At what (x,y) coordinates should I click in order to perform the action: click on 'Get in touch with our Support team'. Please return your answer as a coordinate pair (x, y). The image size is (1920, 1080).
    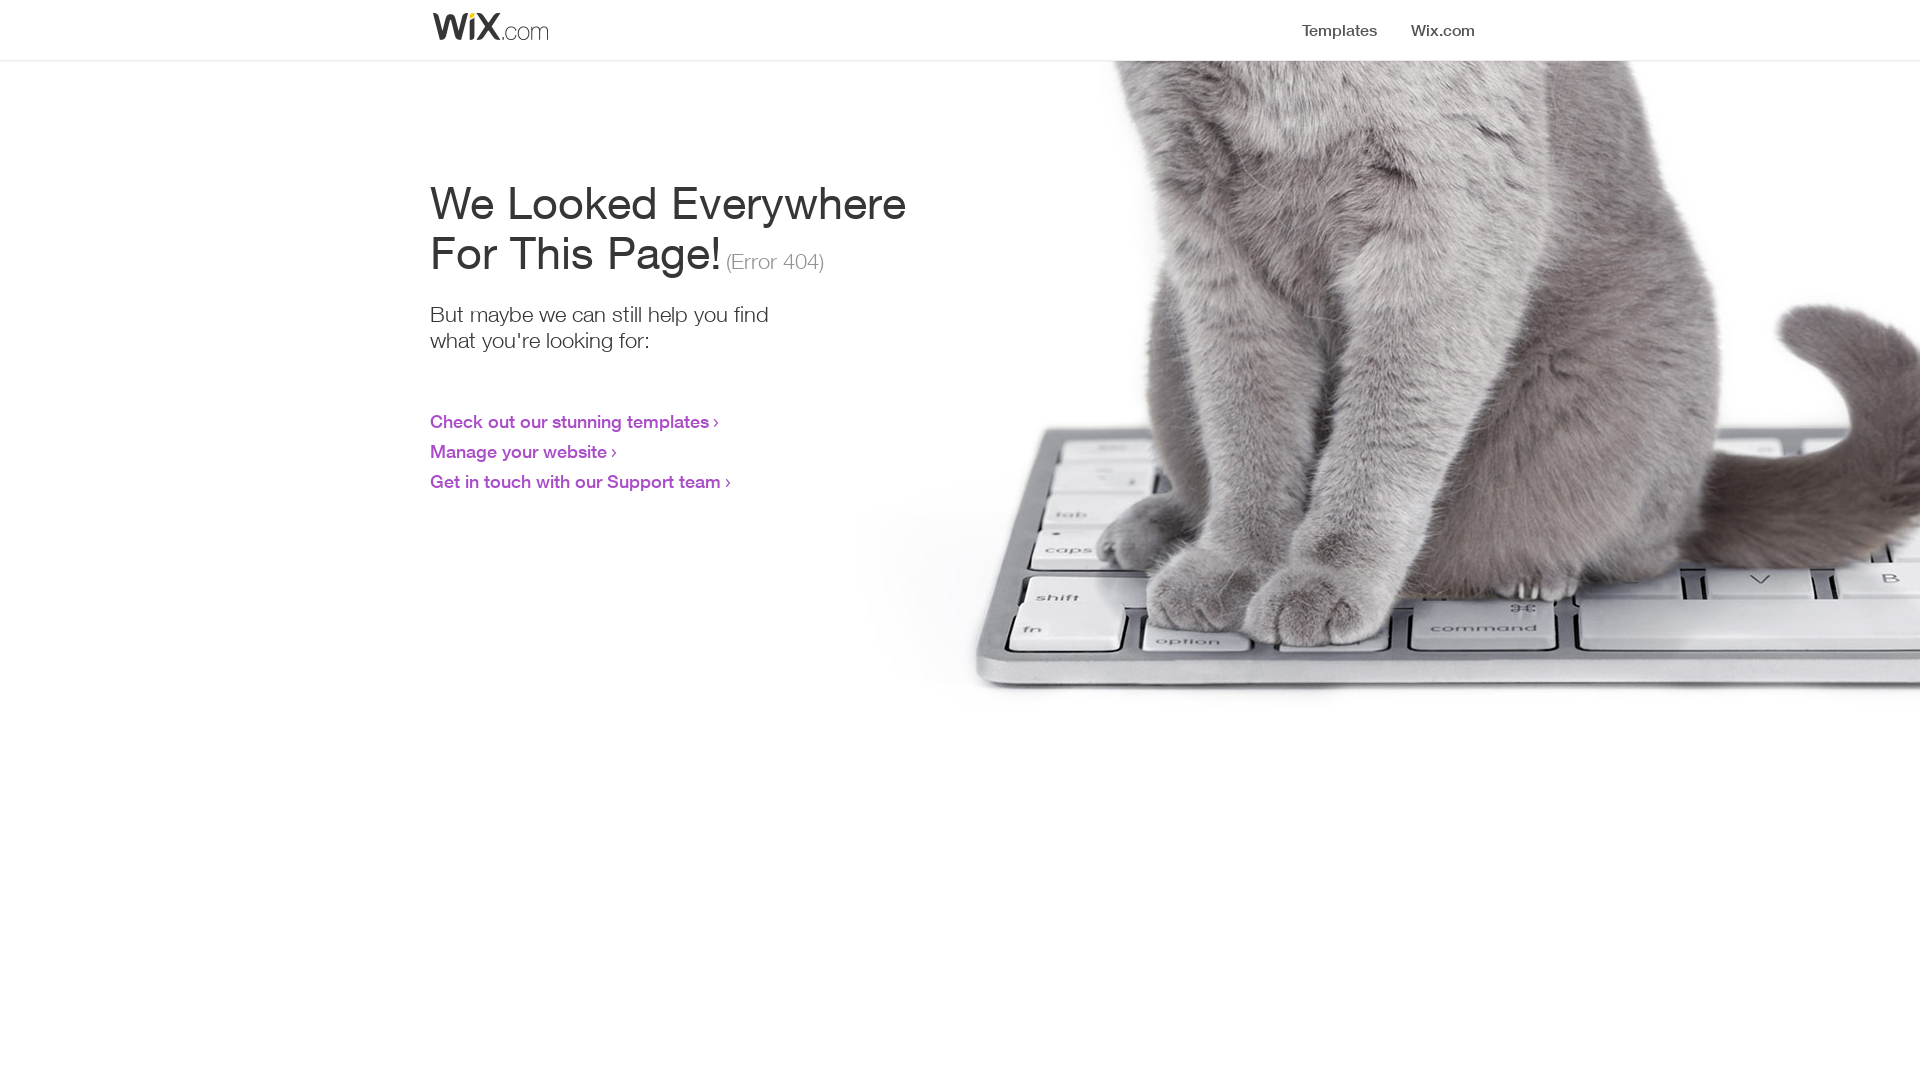
    Looking at the image, I should click on (574, 481).